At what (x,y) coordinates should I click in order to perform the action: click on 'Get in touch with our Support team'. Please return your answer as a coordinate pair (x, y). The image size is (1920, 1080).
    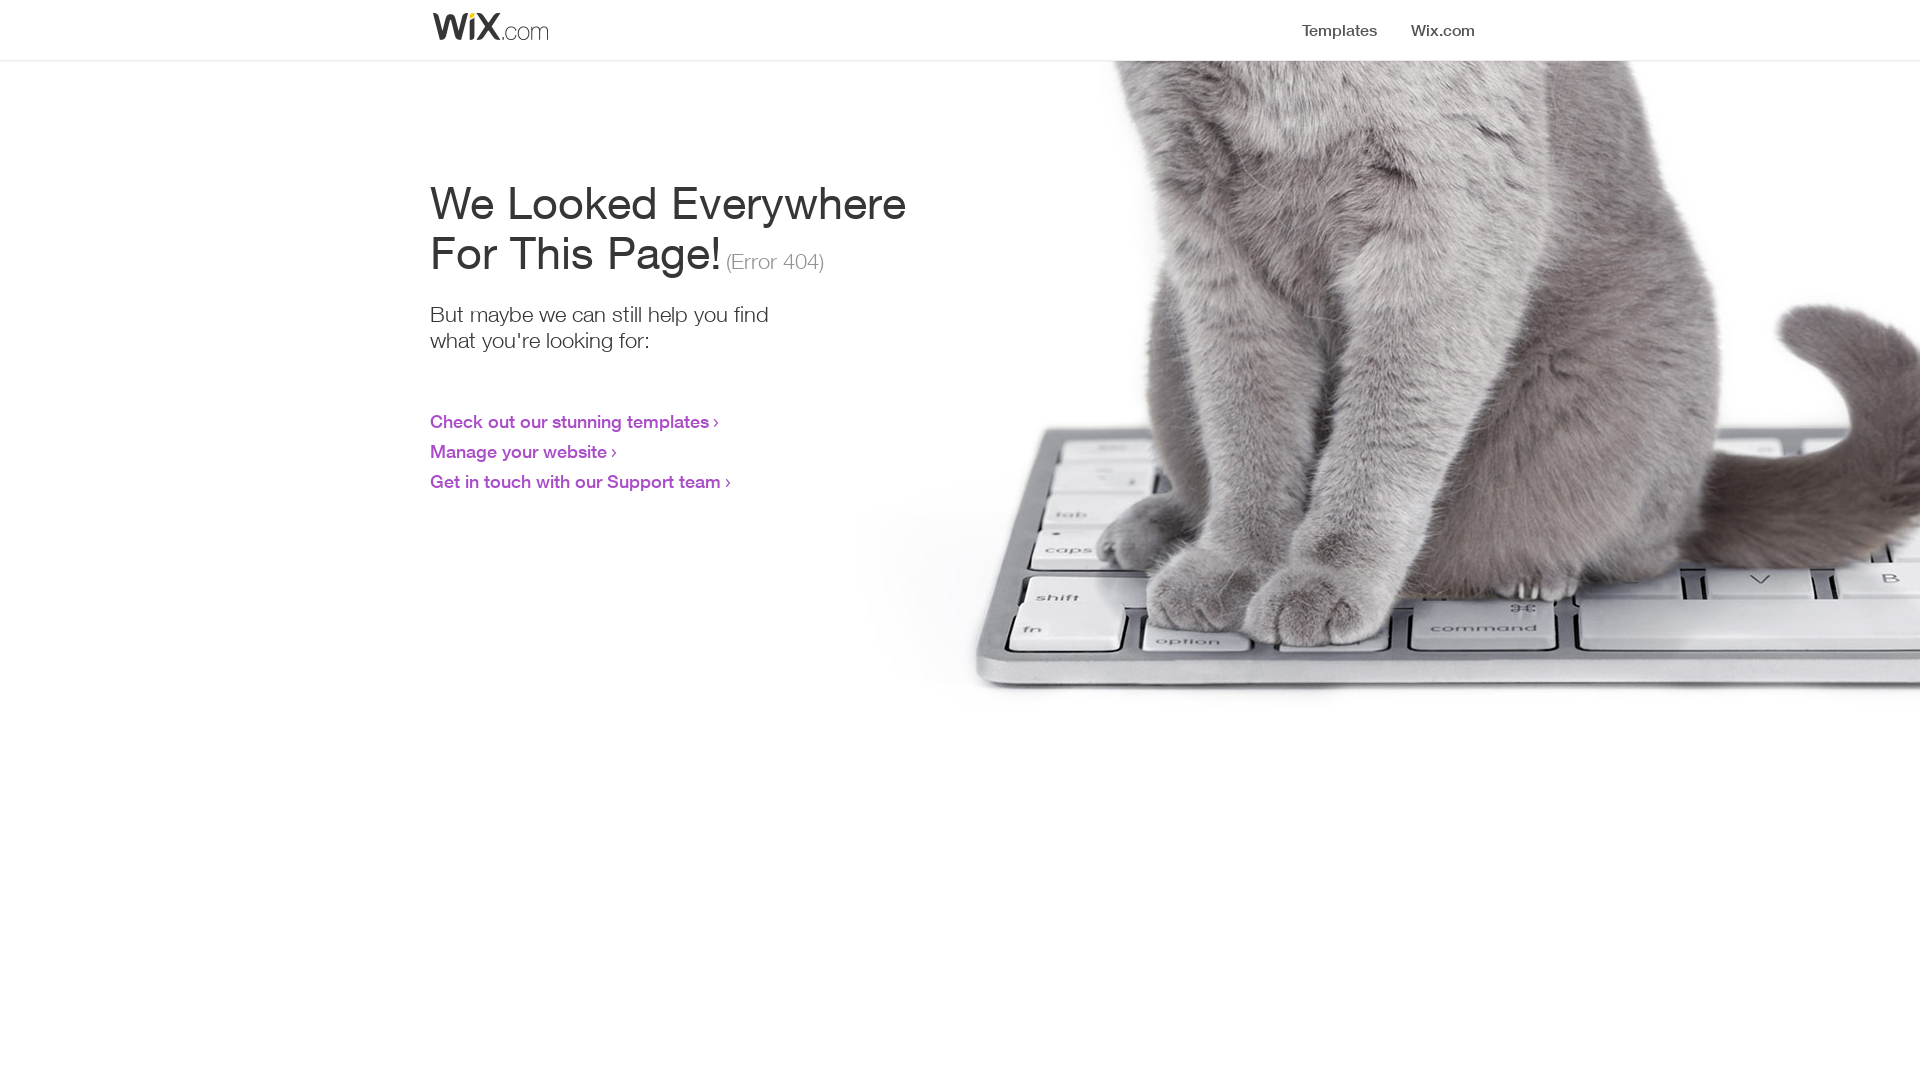
    Looking at the image, I should click on (574, 481).